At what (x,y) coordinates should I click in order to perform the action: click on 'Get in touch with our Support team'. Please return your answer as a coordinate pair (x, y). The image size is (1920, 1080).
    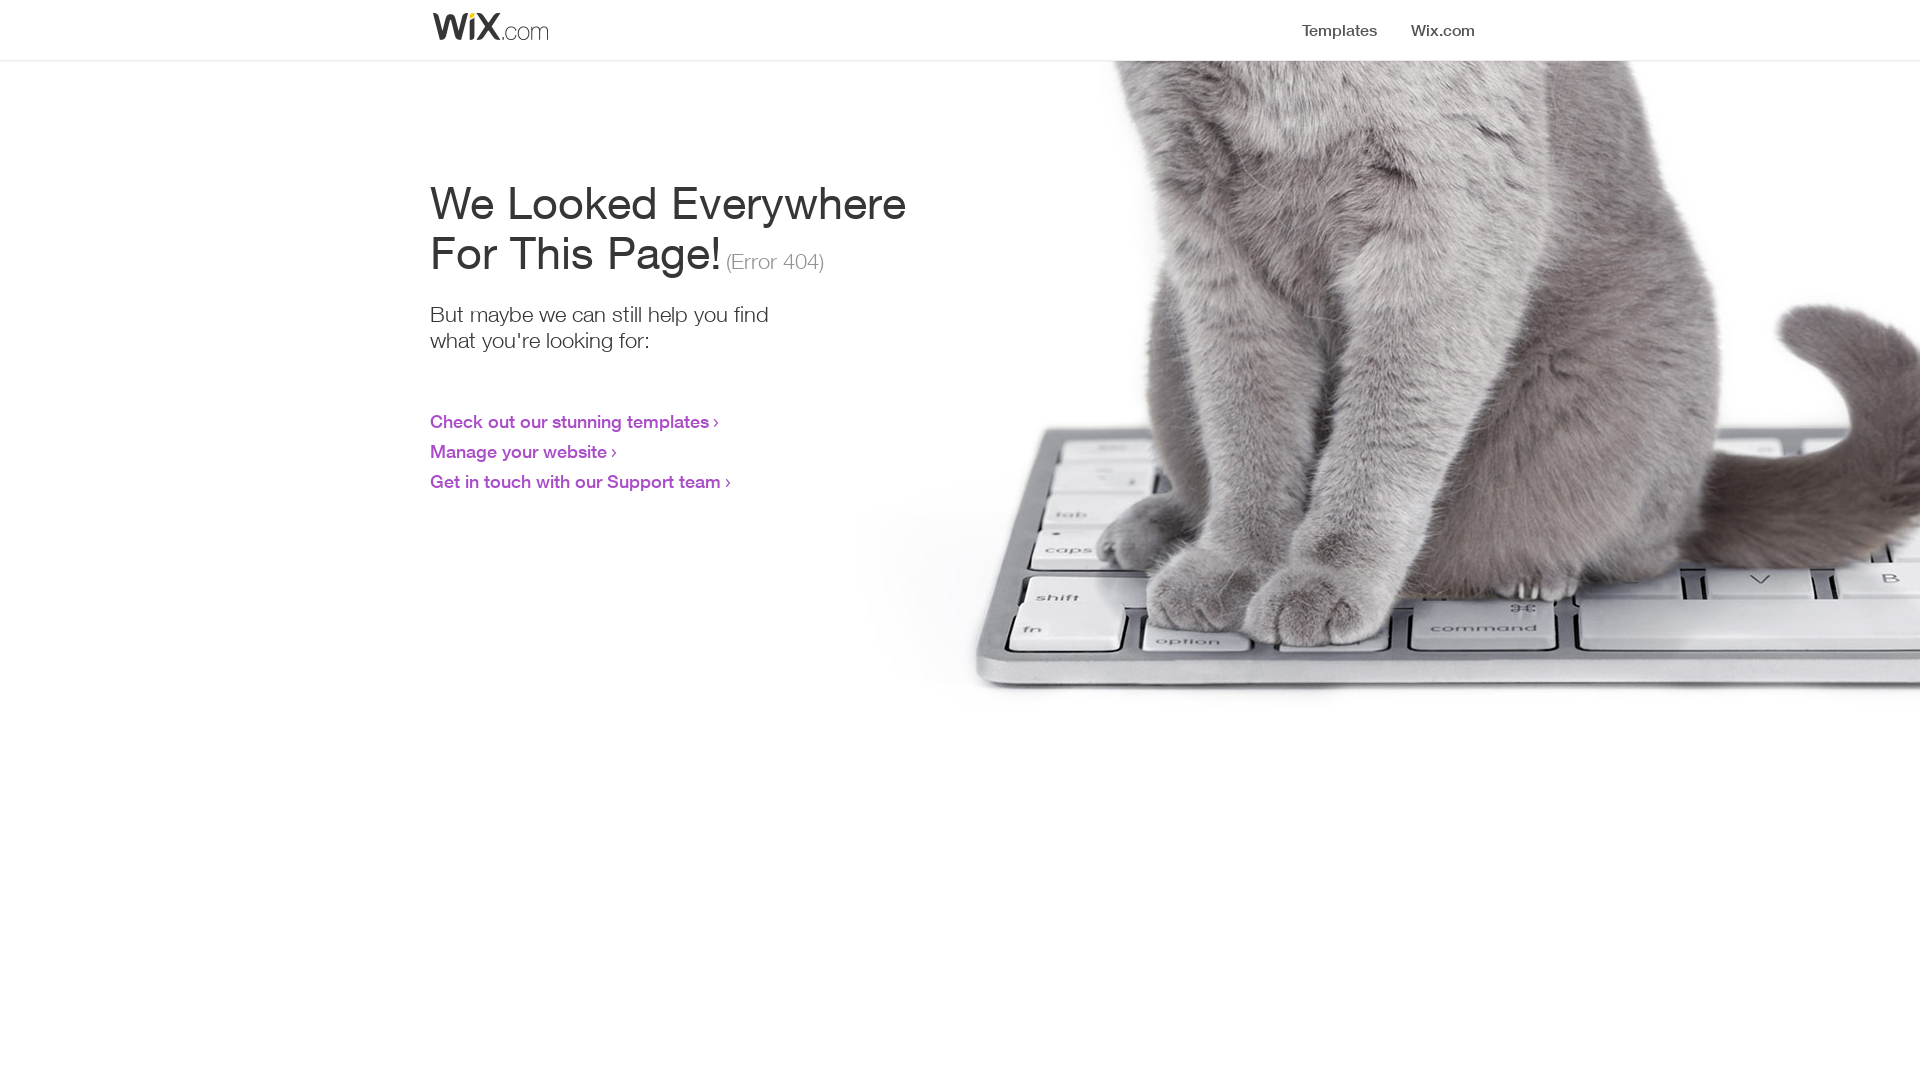
    Looking at the image, I should click on (574, 481).